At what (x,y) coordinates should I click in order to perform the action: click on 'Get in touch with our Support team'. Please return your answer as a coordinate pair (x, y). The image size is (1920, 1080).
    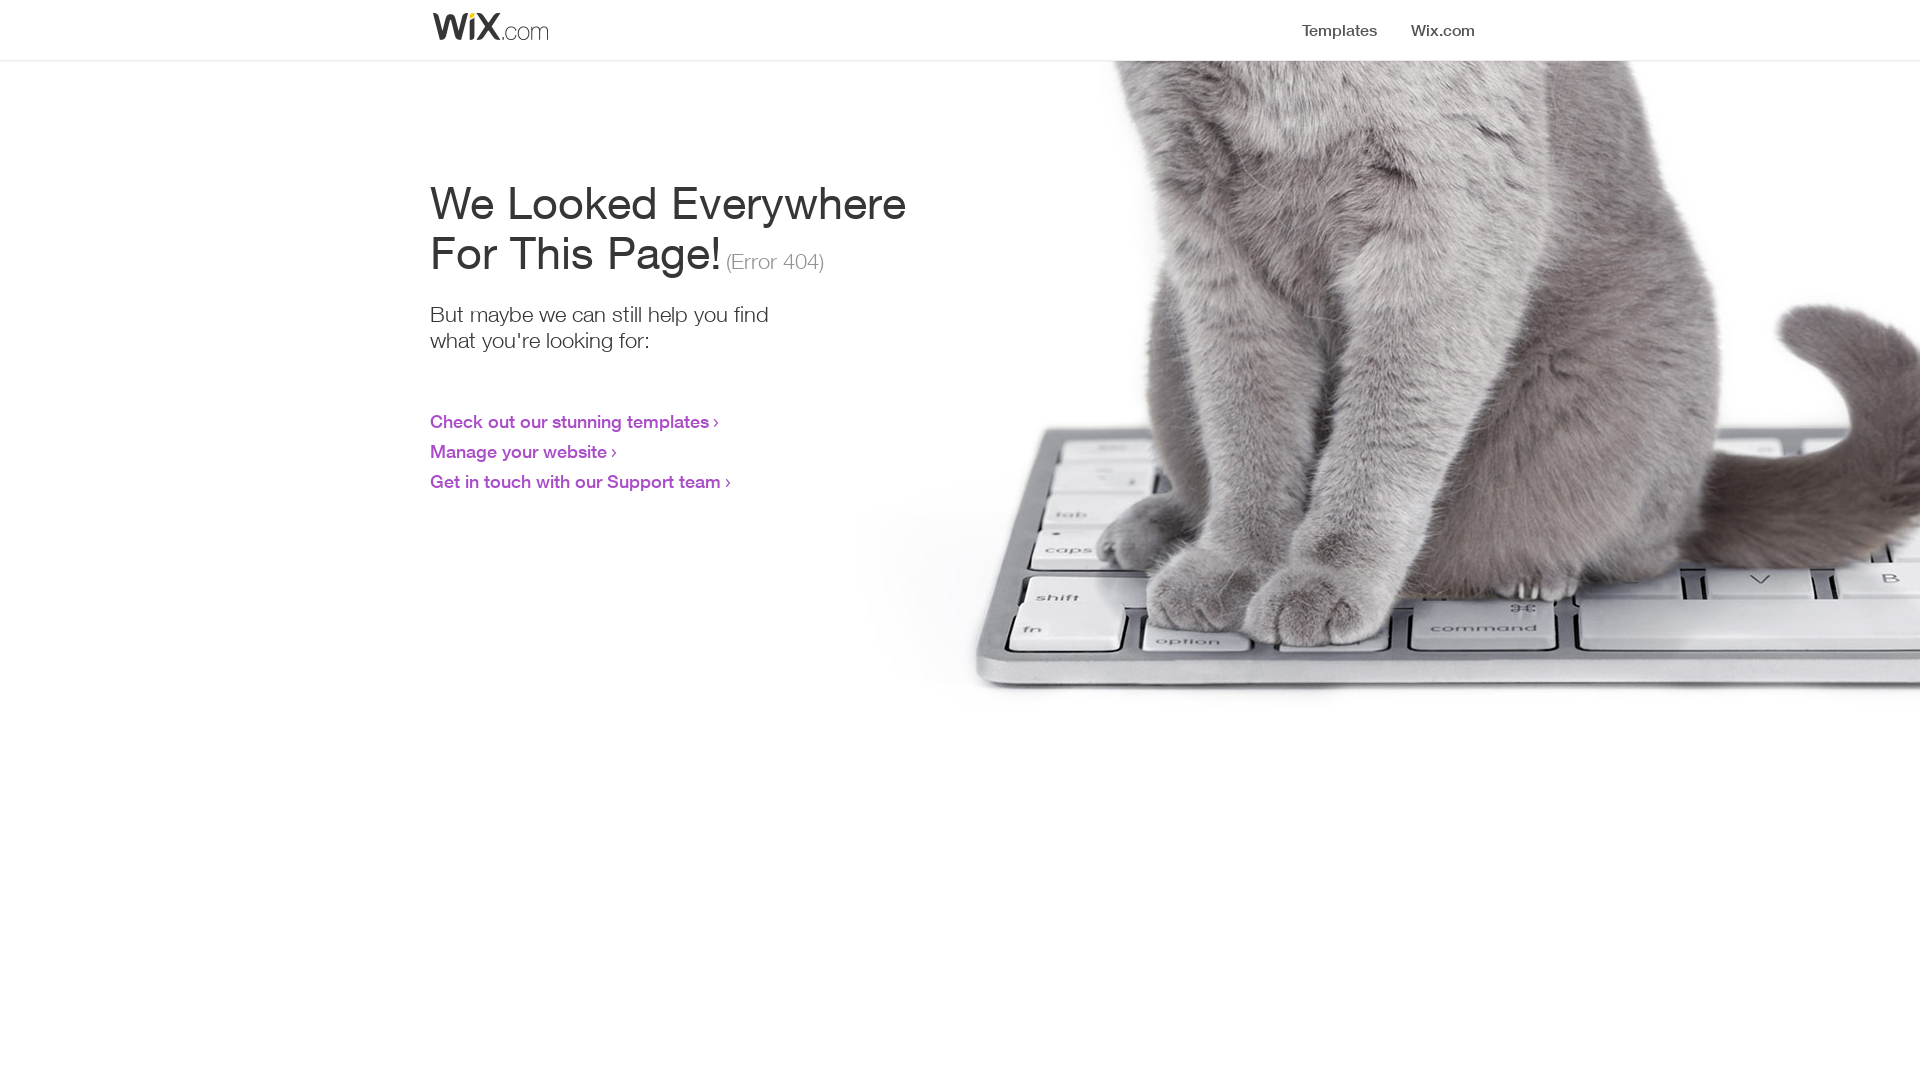
    Looking at the image, I should click on (574, 481).